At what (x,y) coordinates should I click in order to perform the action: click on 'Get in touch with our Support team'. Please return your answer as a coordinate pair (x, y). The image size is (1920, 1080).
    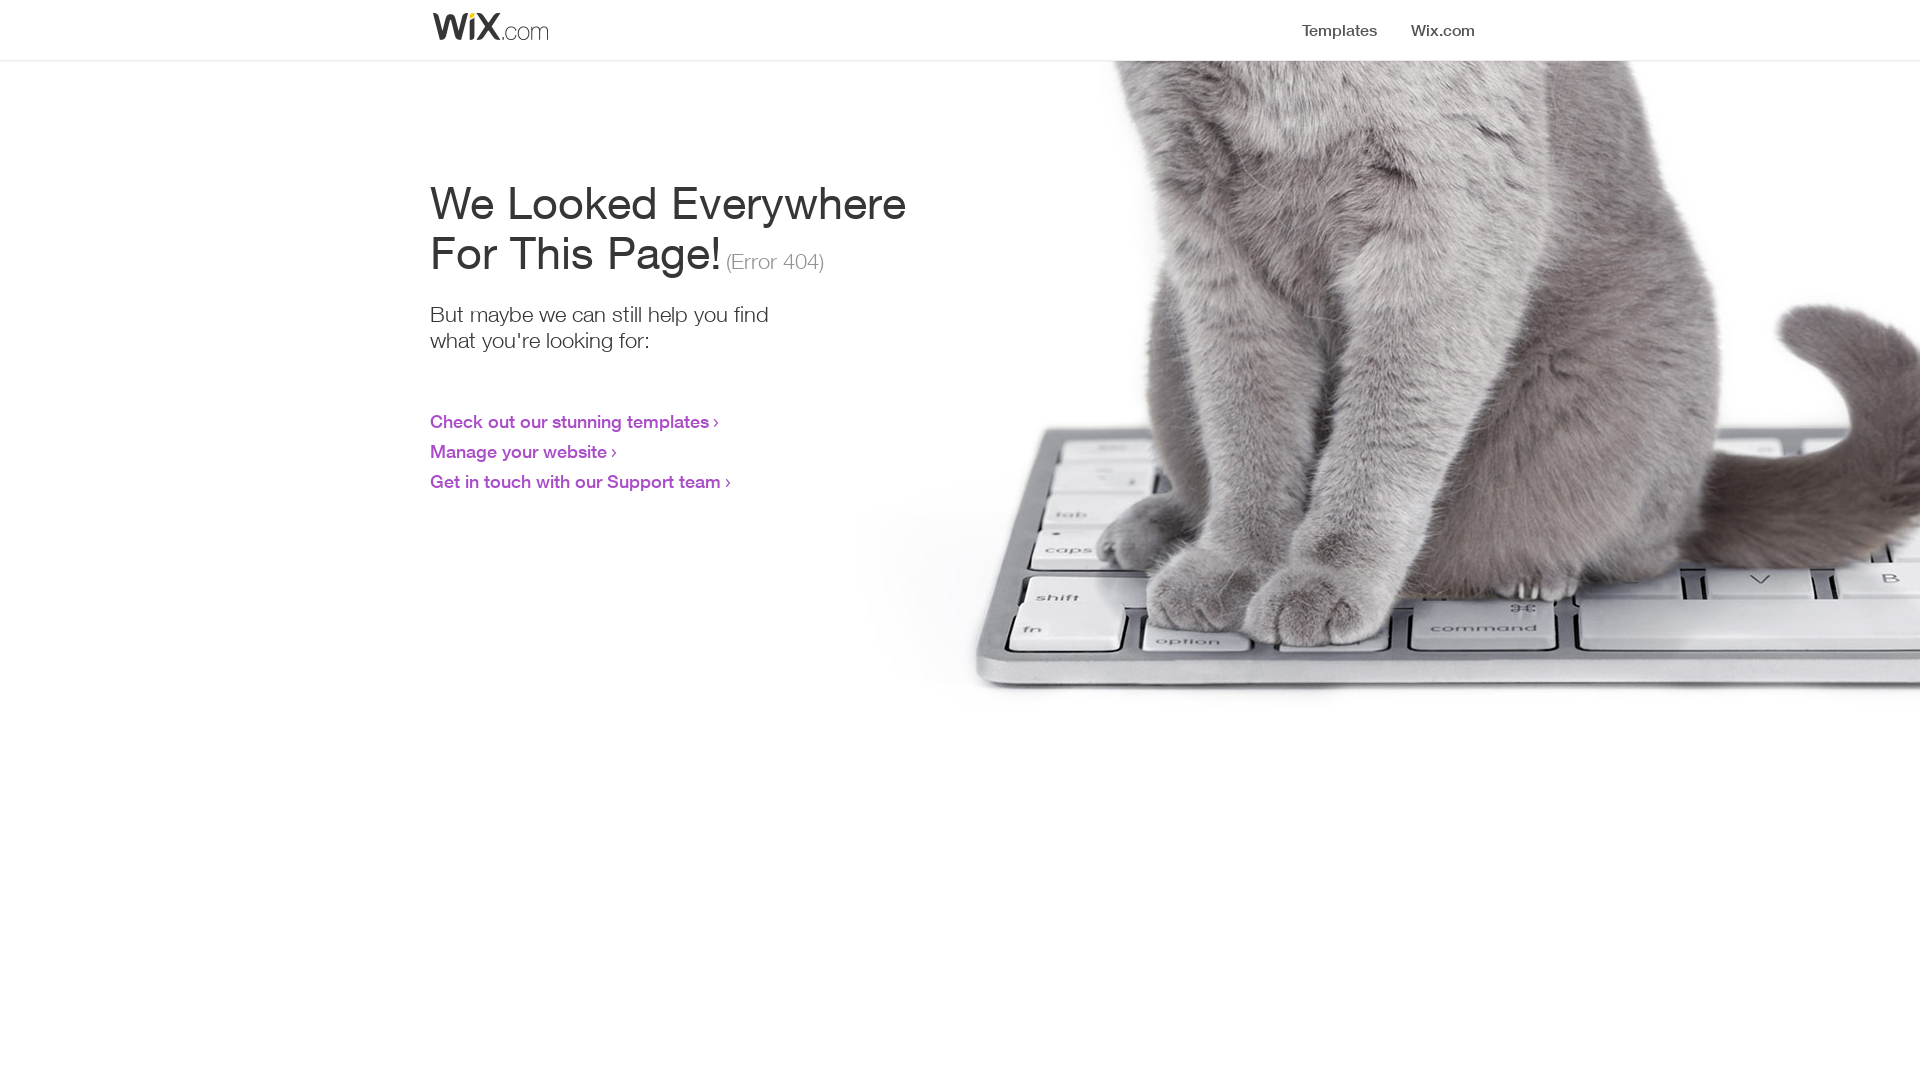
    Looking at the image, I should click on (574, 481).